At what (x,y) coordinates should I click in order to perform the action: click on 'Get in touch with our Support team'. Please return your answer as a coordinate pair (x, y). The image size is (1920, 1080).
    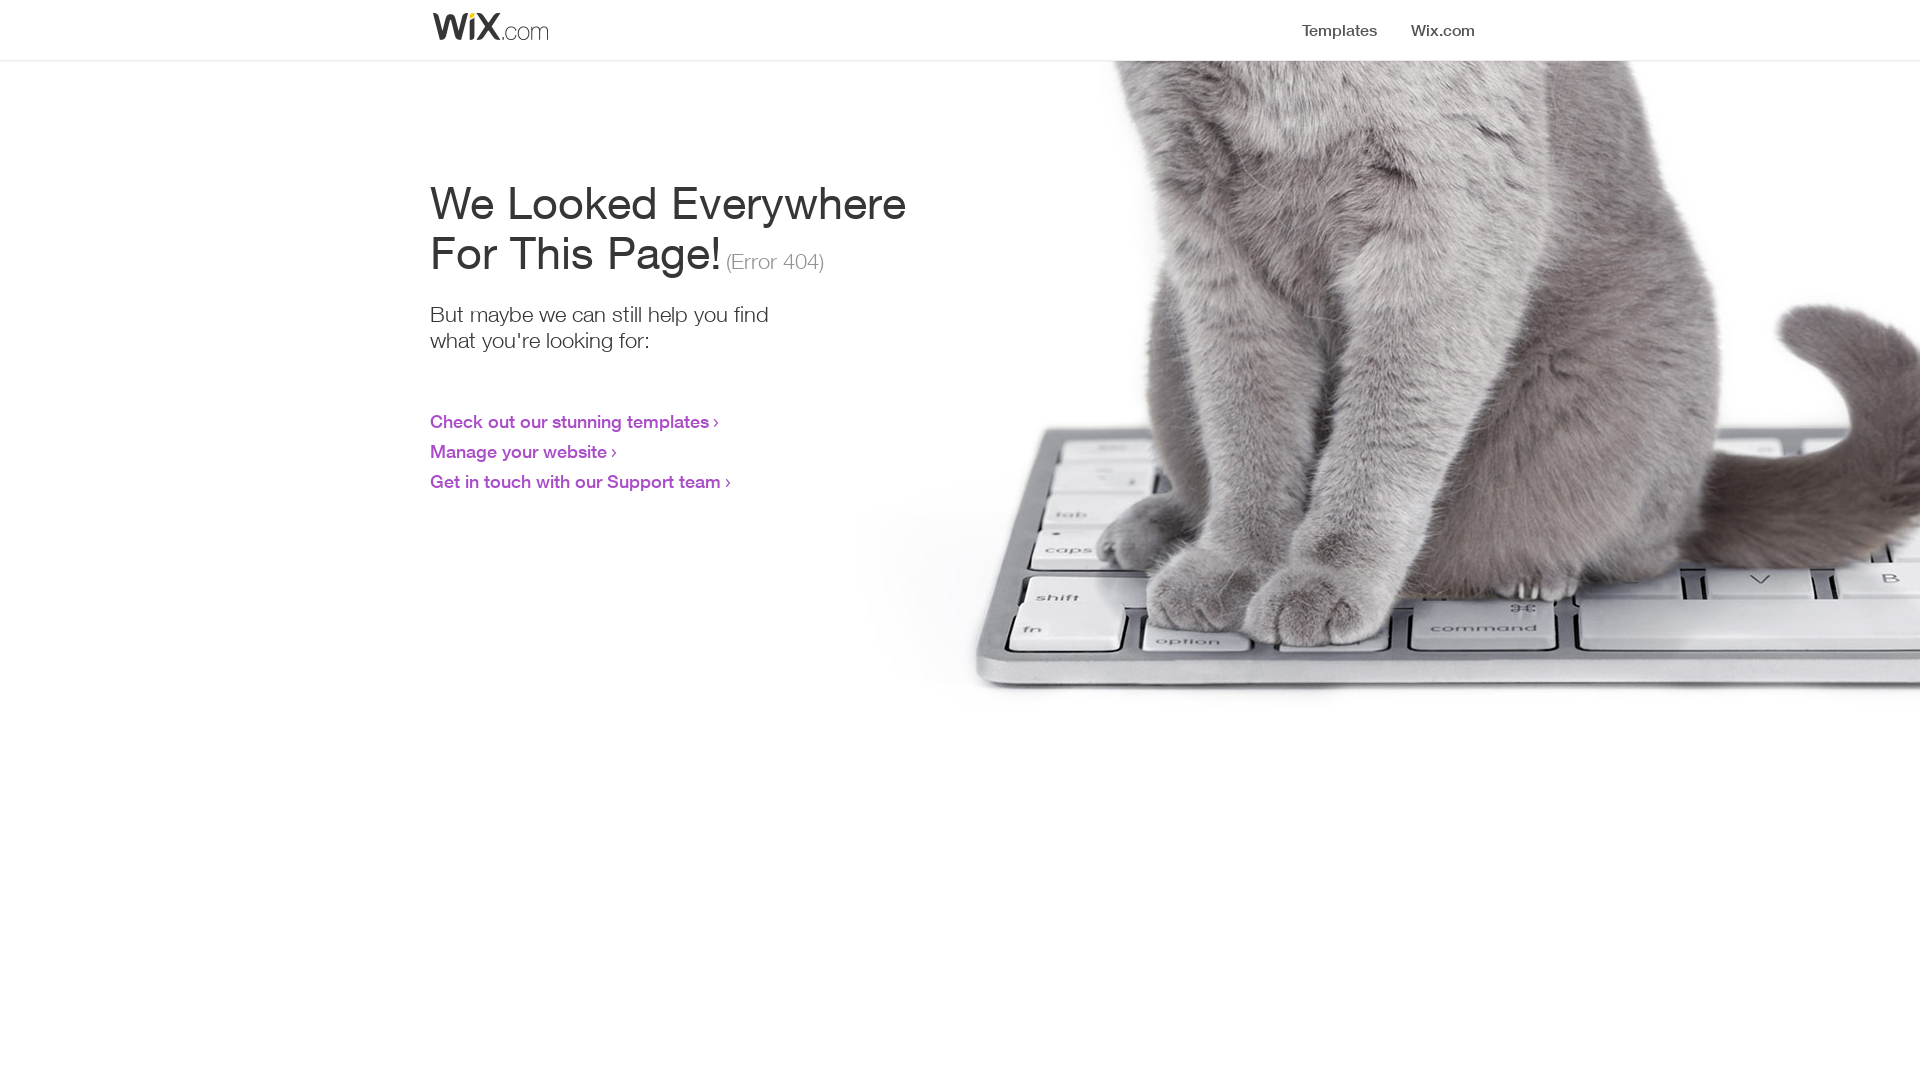
    Looking at the image, I should click on (574, 481).